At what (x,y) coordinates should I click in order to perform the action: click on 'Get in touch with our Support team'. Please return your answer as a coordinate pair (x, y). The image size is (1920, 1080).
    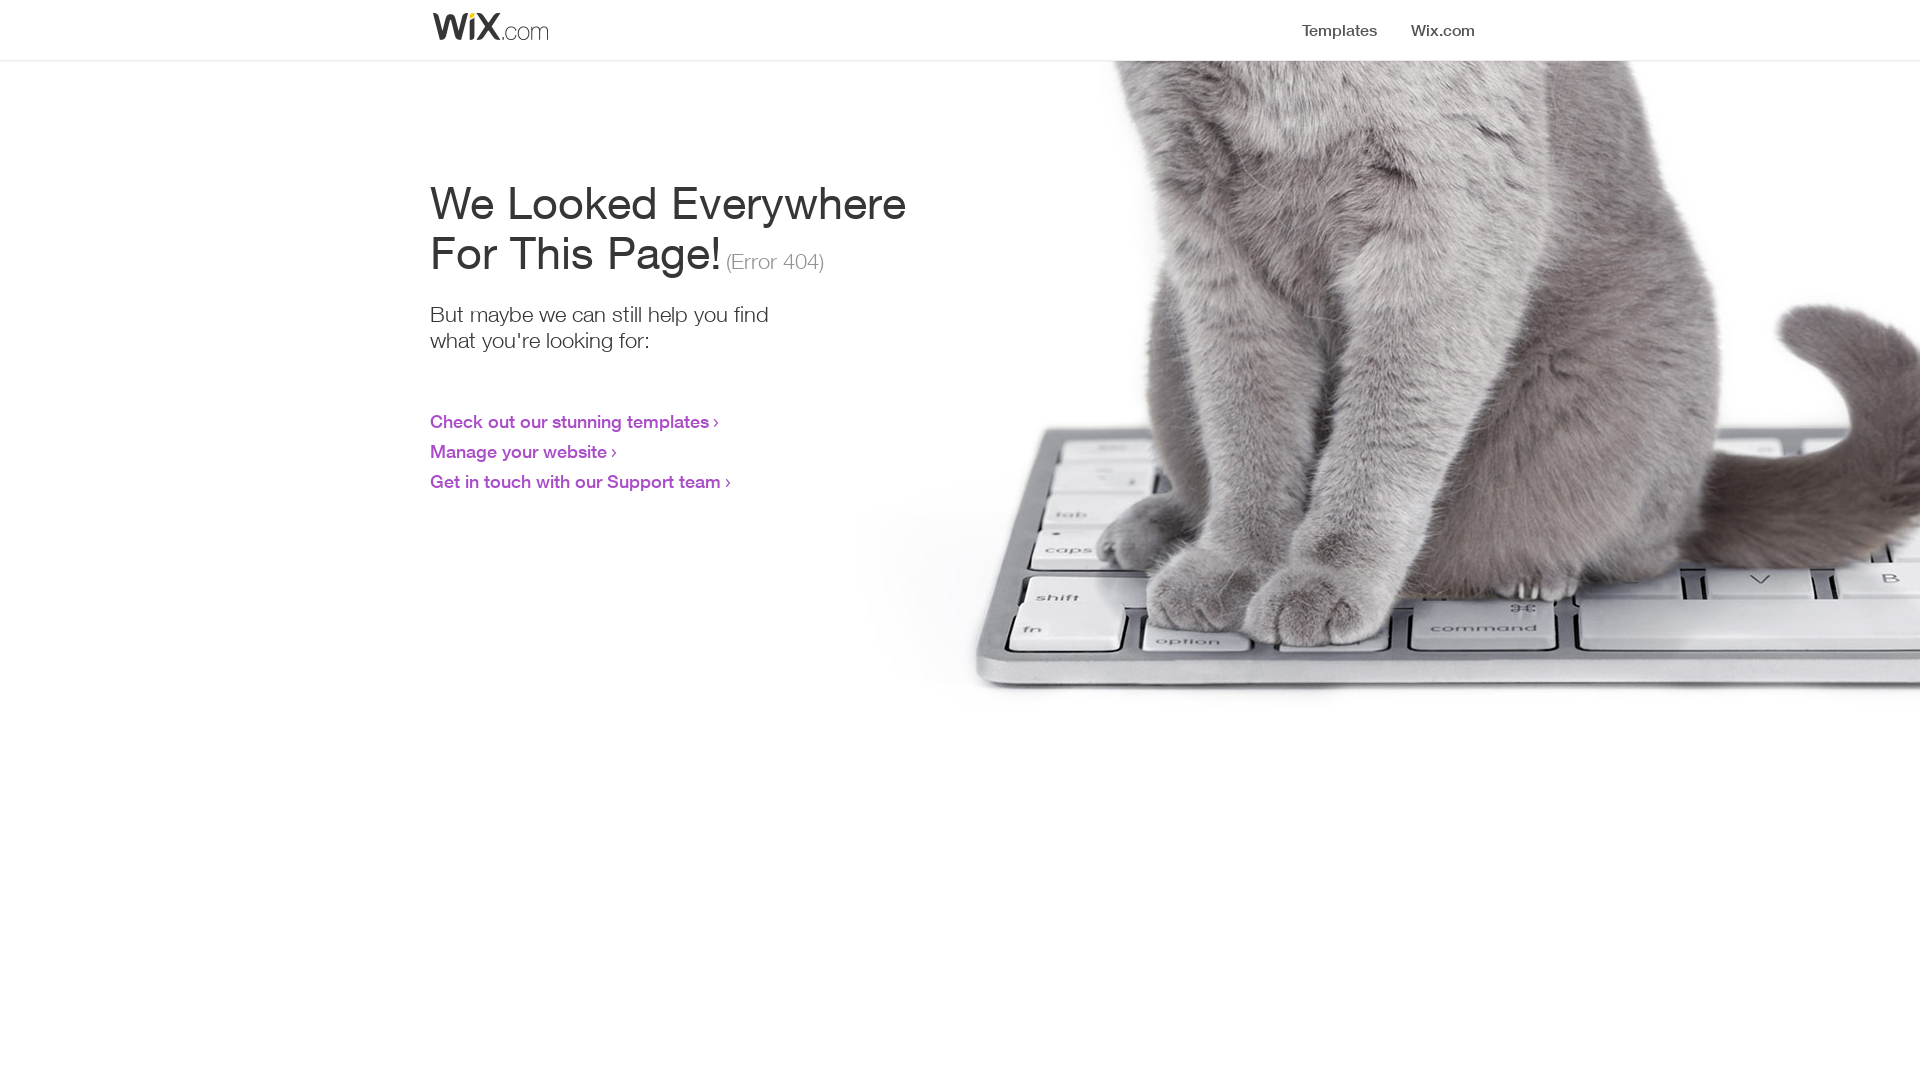
    Looking at the image, I should click on (574, 481).